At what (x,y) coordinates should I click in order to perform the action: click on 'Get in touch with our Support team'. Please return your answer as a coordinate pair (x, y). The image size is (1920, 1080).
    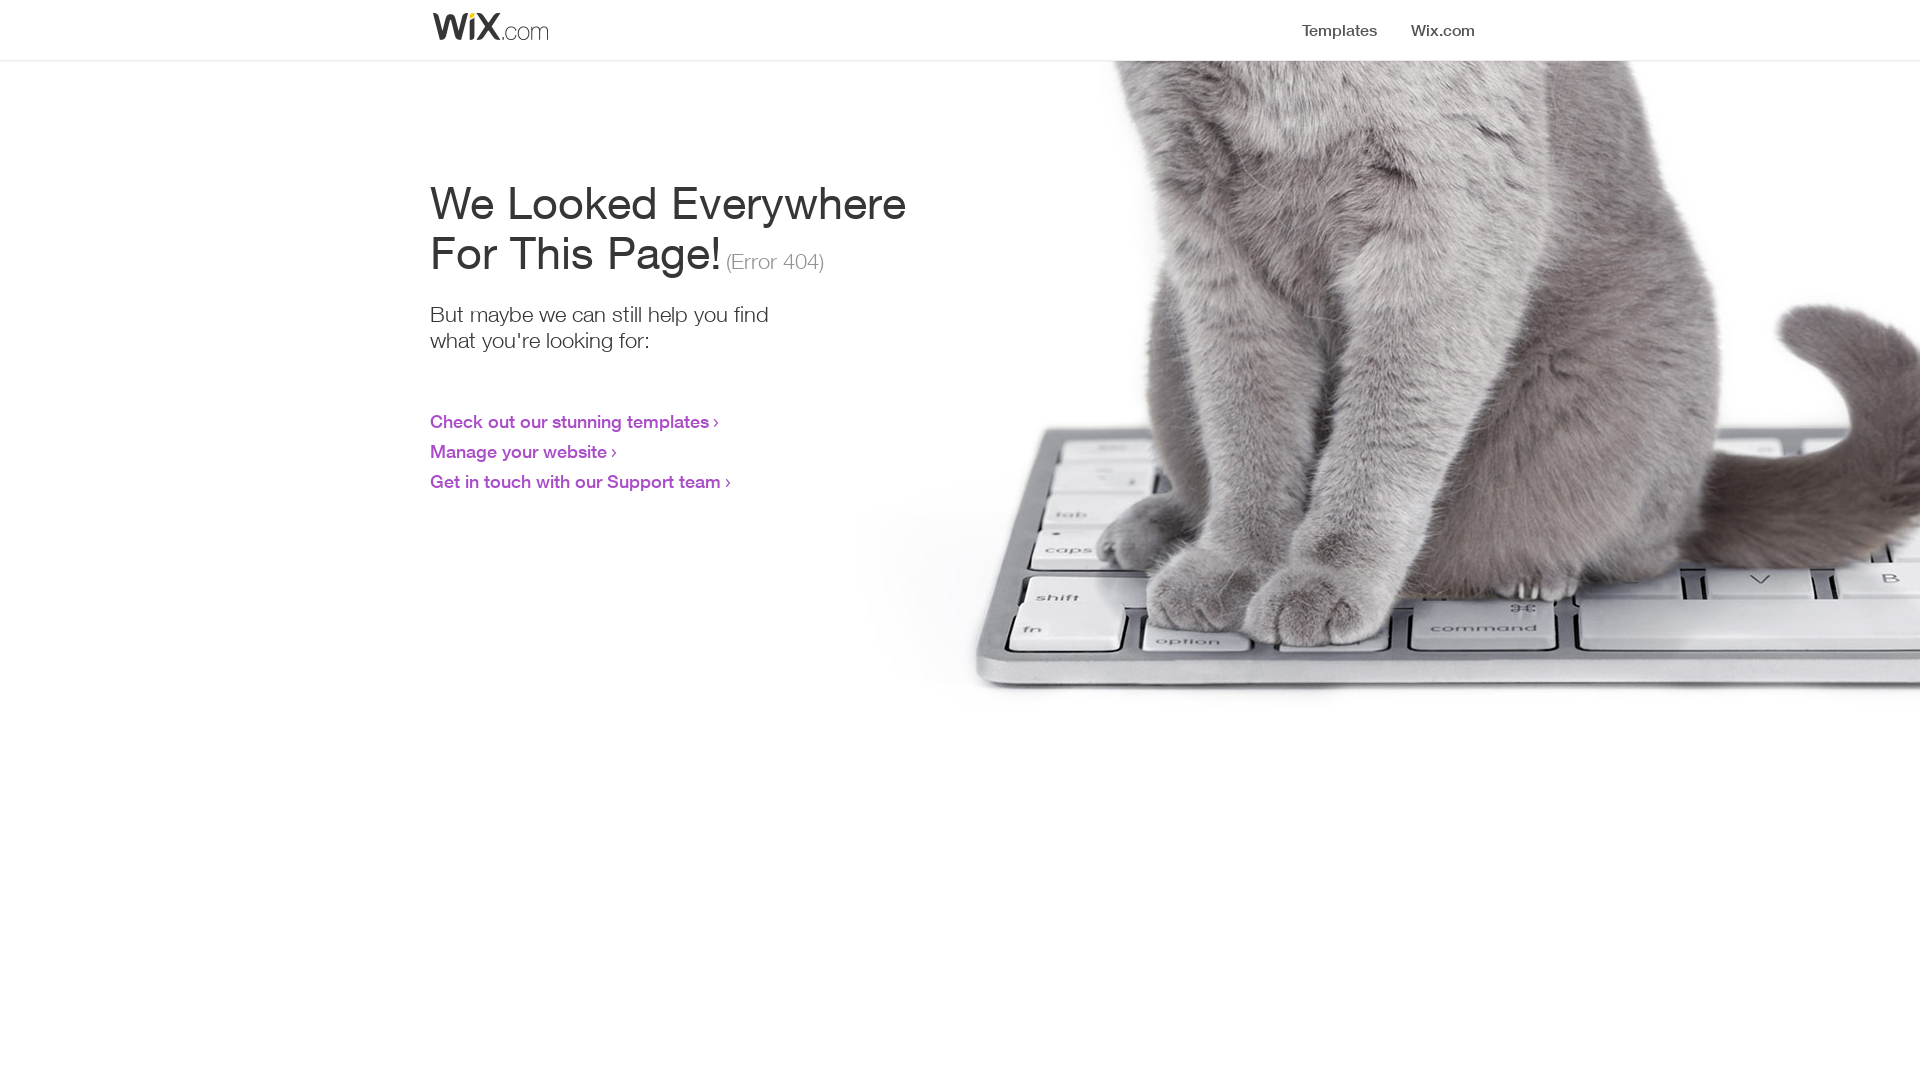
    Looking at the image, I should click on (574, 481).